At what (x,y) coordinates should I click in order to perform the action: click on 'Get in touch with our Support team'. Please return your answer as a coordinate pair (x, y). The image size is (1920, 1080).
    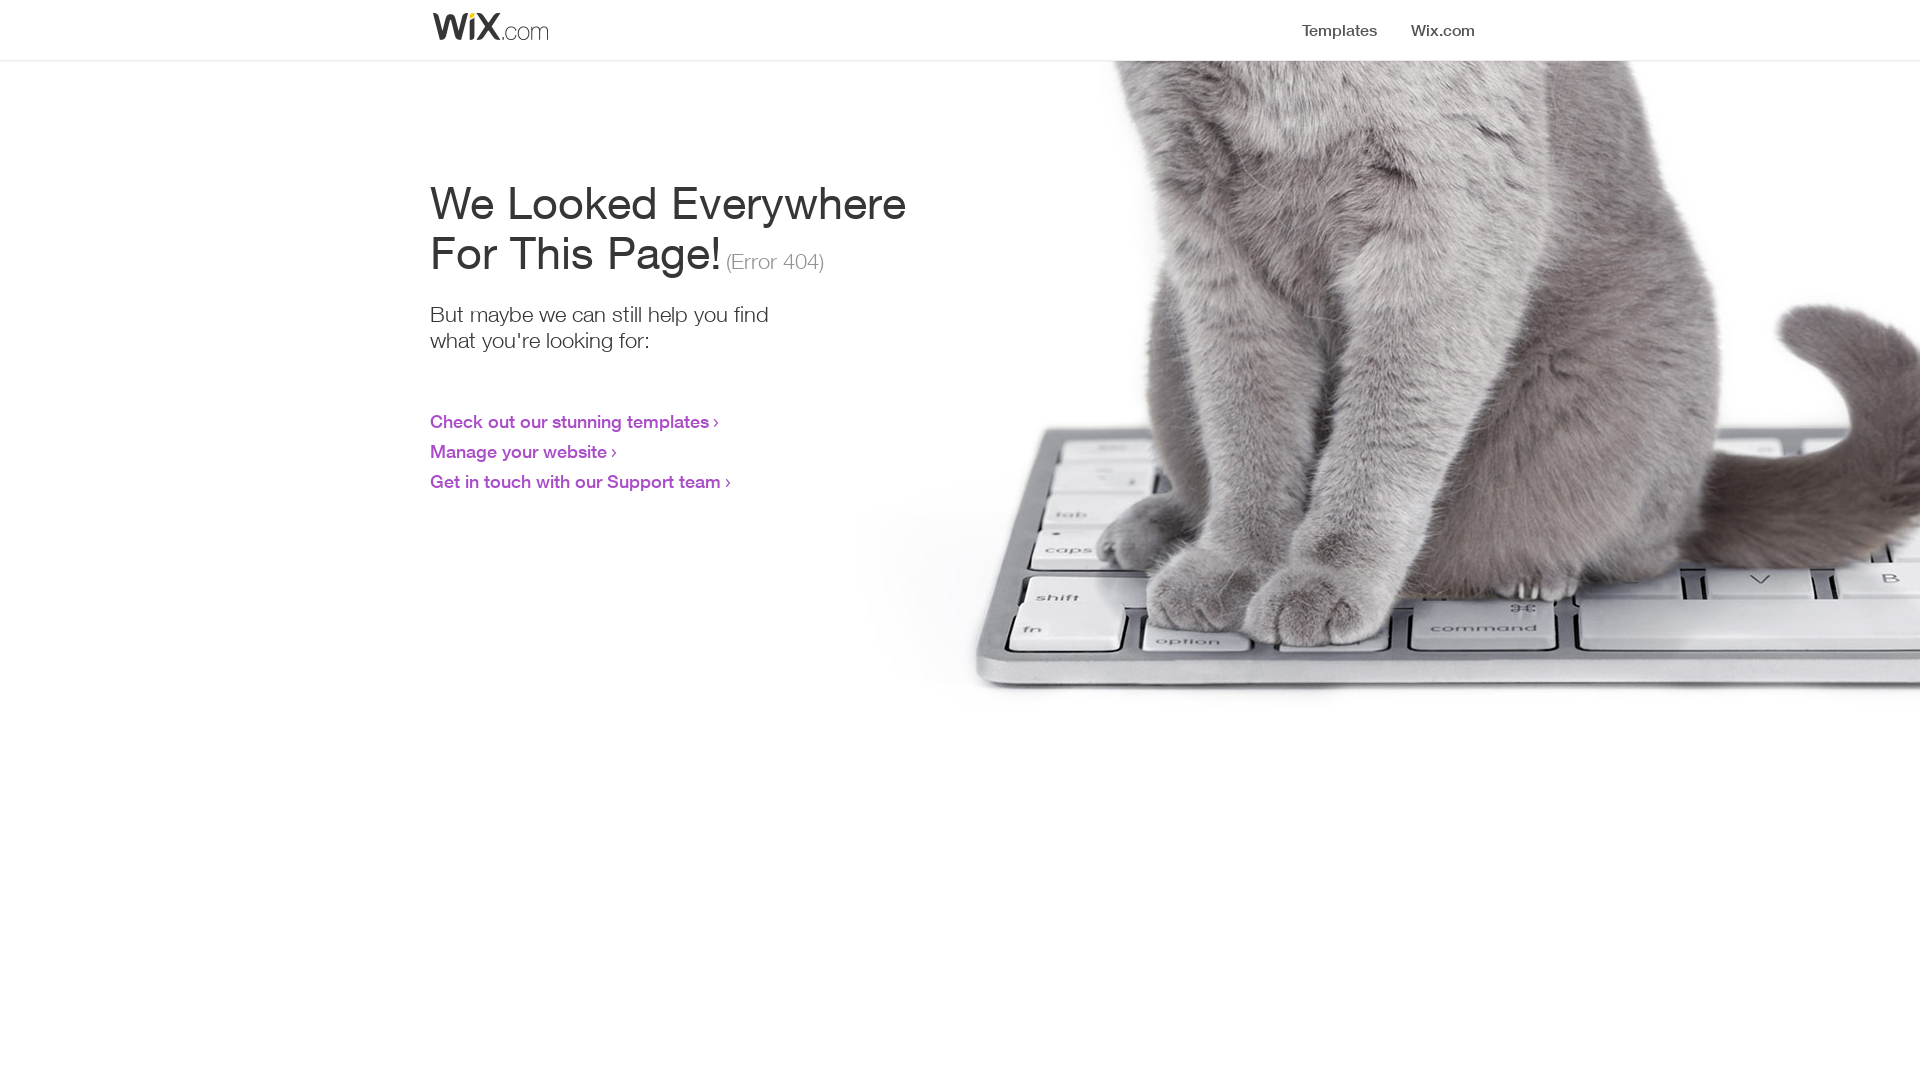
    Looking at the image, I should click on (574, 481).